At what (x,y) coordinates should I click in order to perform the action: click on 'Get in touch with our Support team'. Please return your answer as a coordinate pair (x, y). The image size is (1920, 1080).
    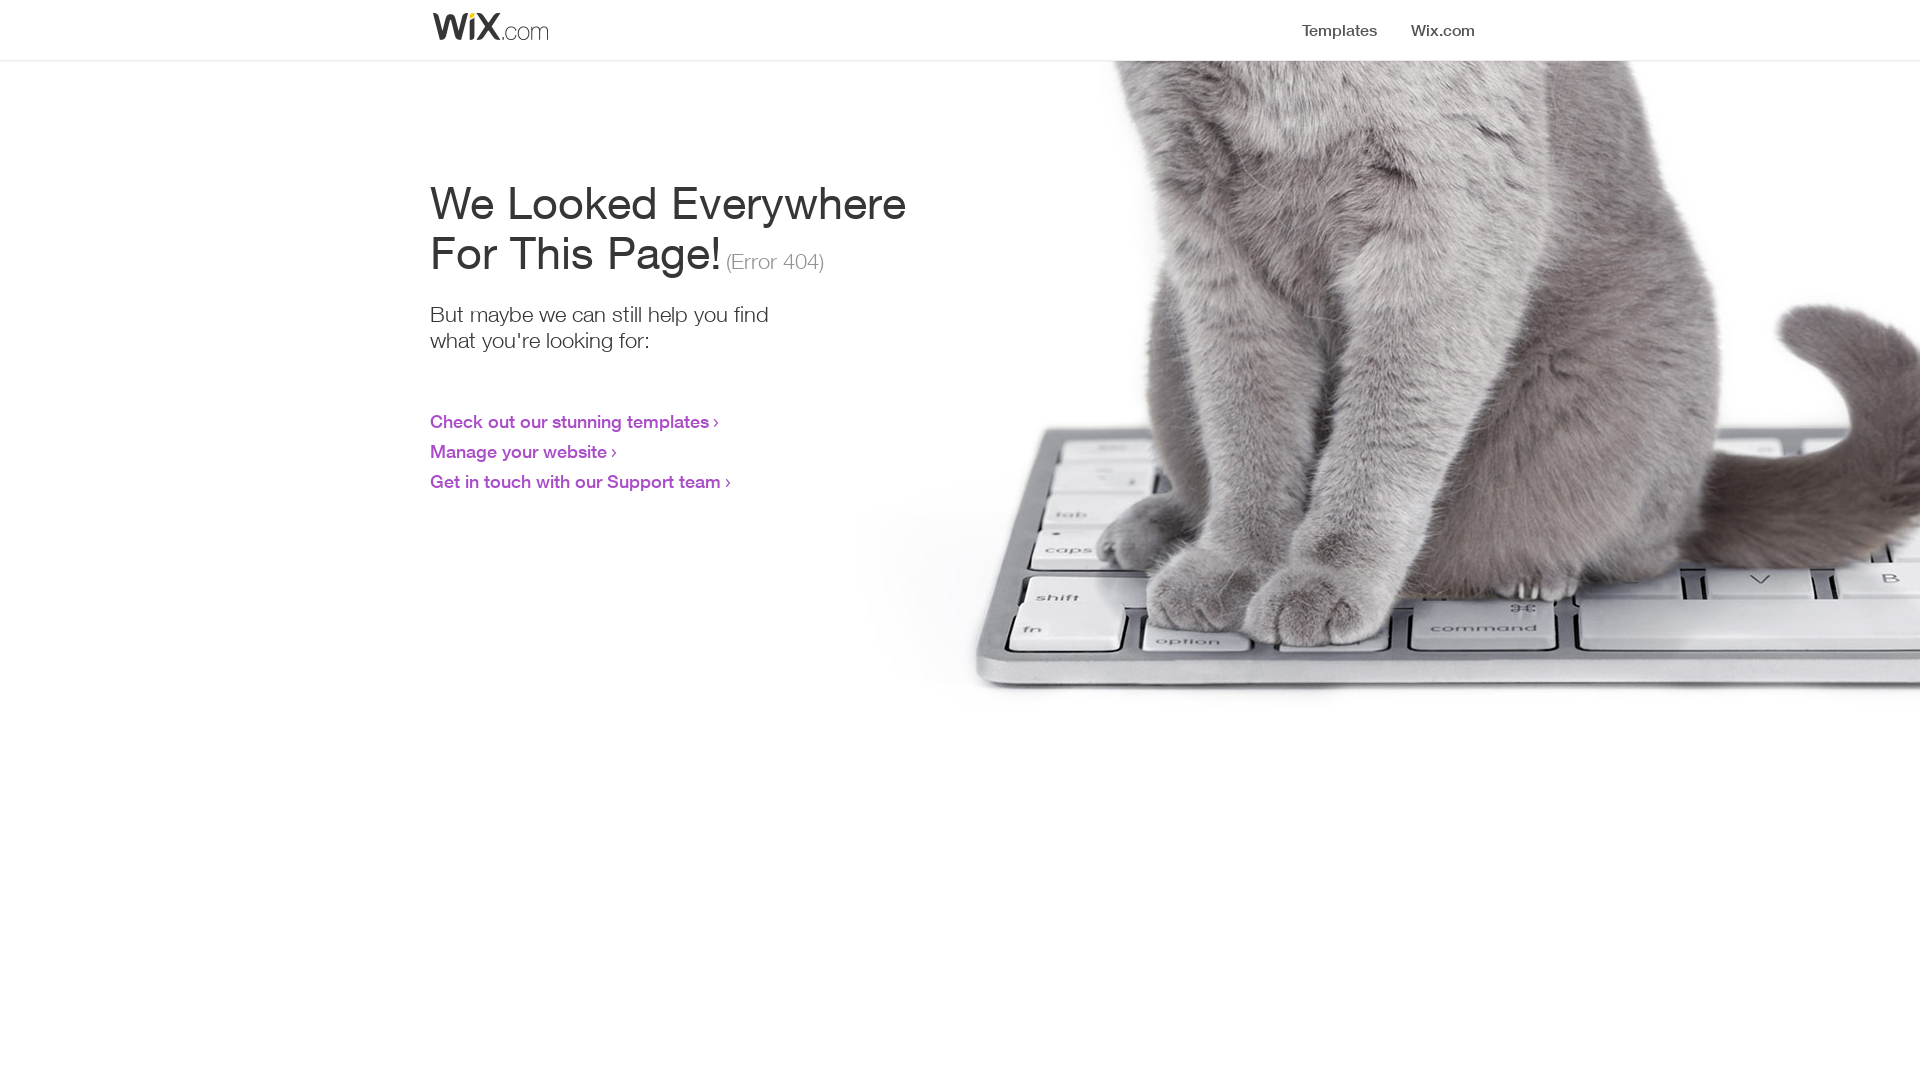
    Looking at the image, I should click on (574, 481).